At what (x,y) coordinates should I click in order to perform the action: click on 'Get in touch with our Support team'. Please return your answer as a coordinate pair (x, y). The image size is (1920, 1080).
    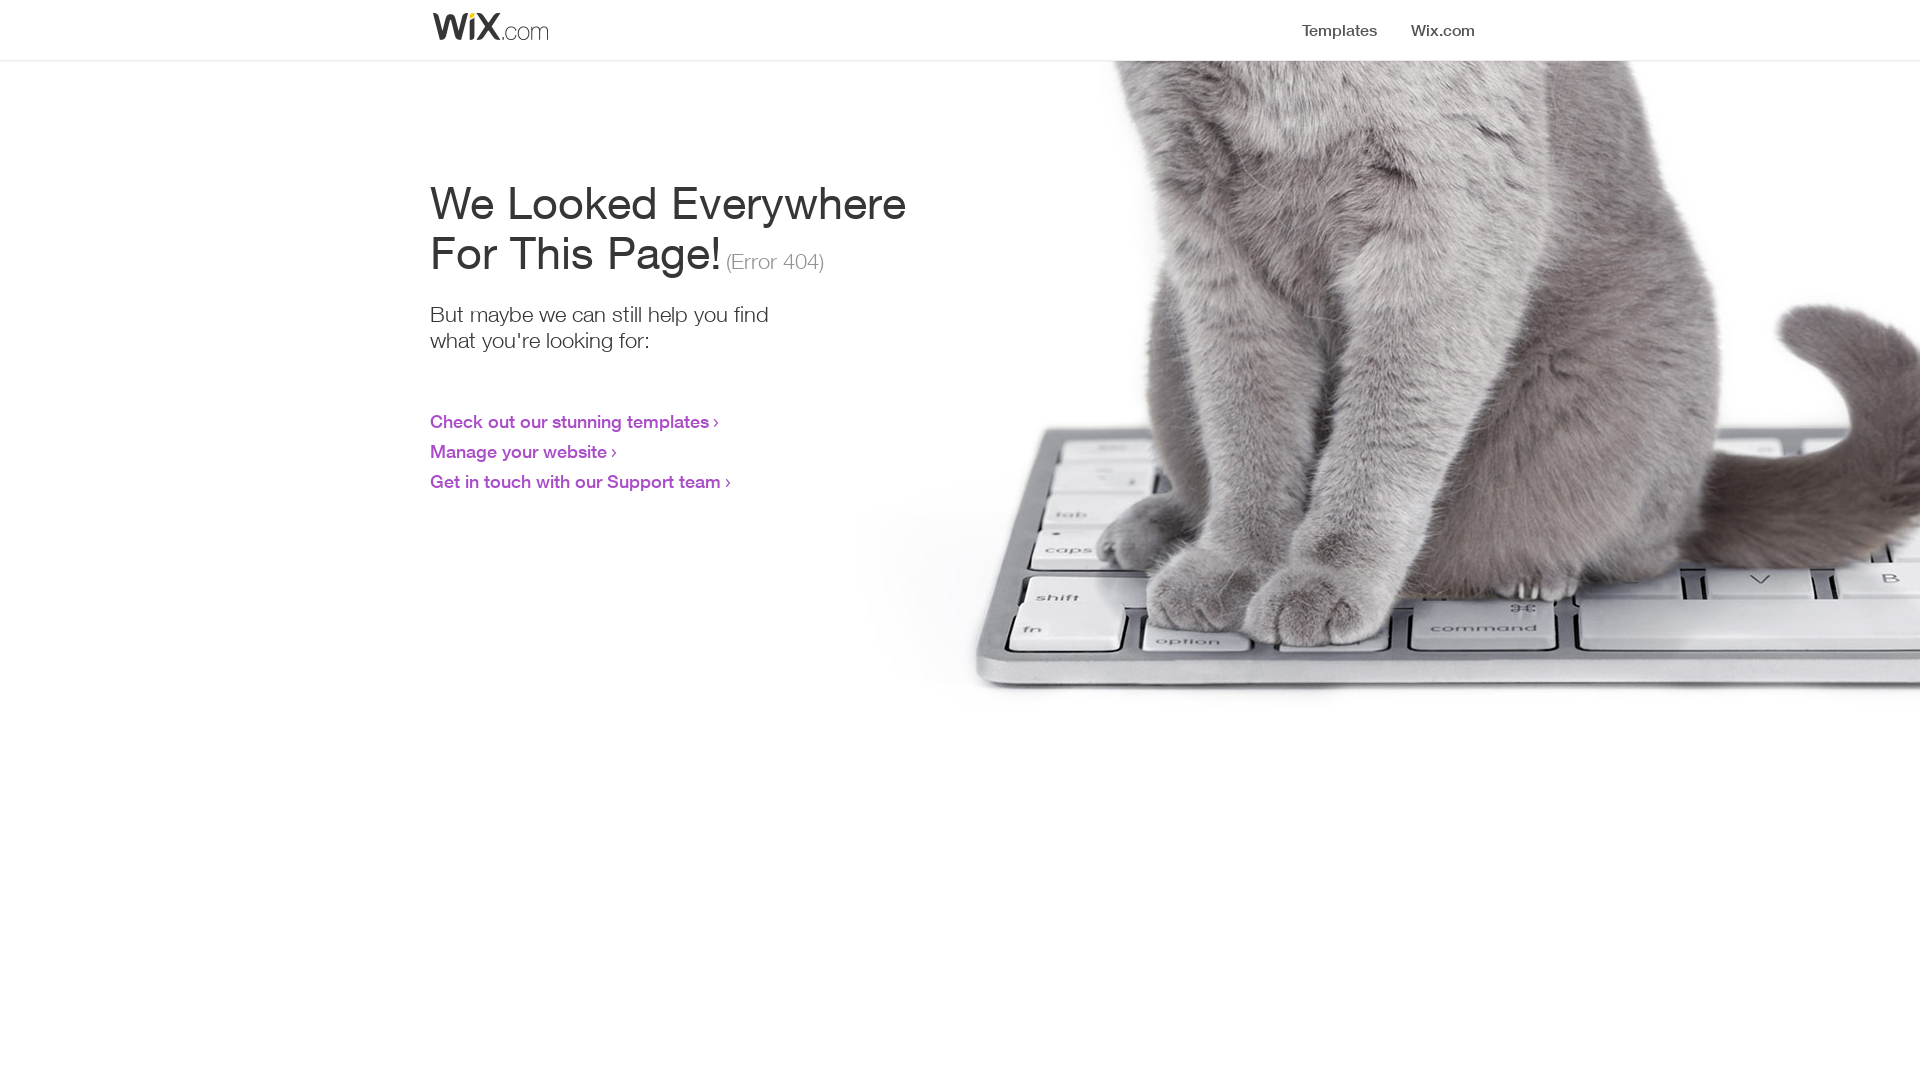
    Looking at the image, I should click on (574, 481).